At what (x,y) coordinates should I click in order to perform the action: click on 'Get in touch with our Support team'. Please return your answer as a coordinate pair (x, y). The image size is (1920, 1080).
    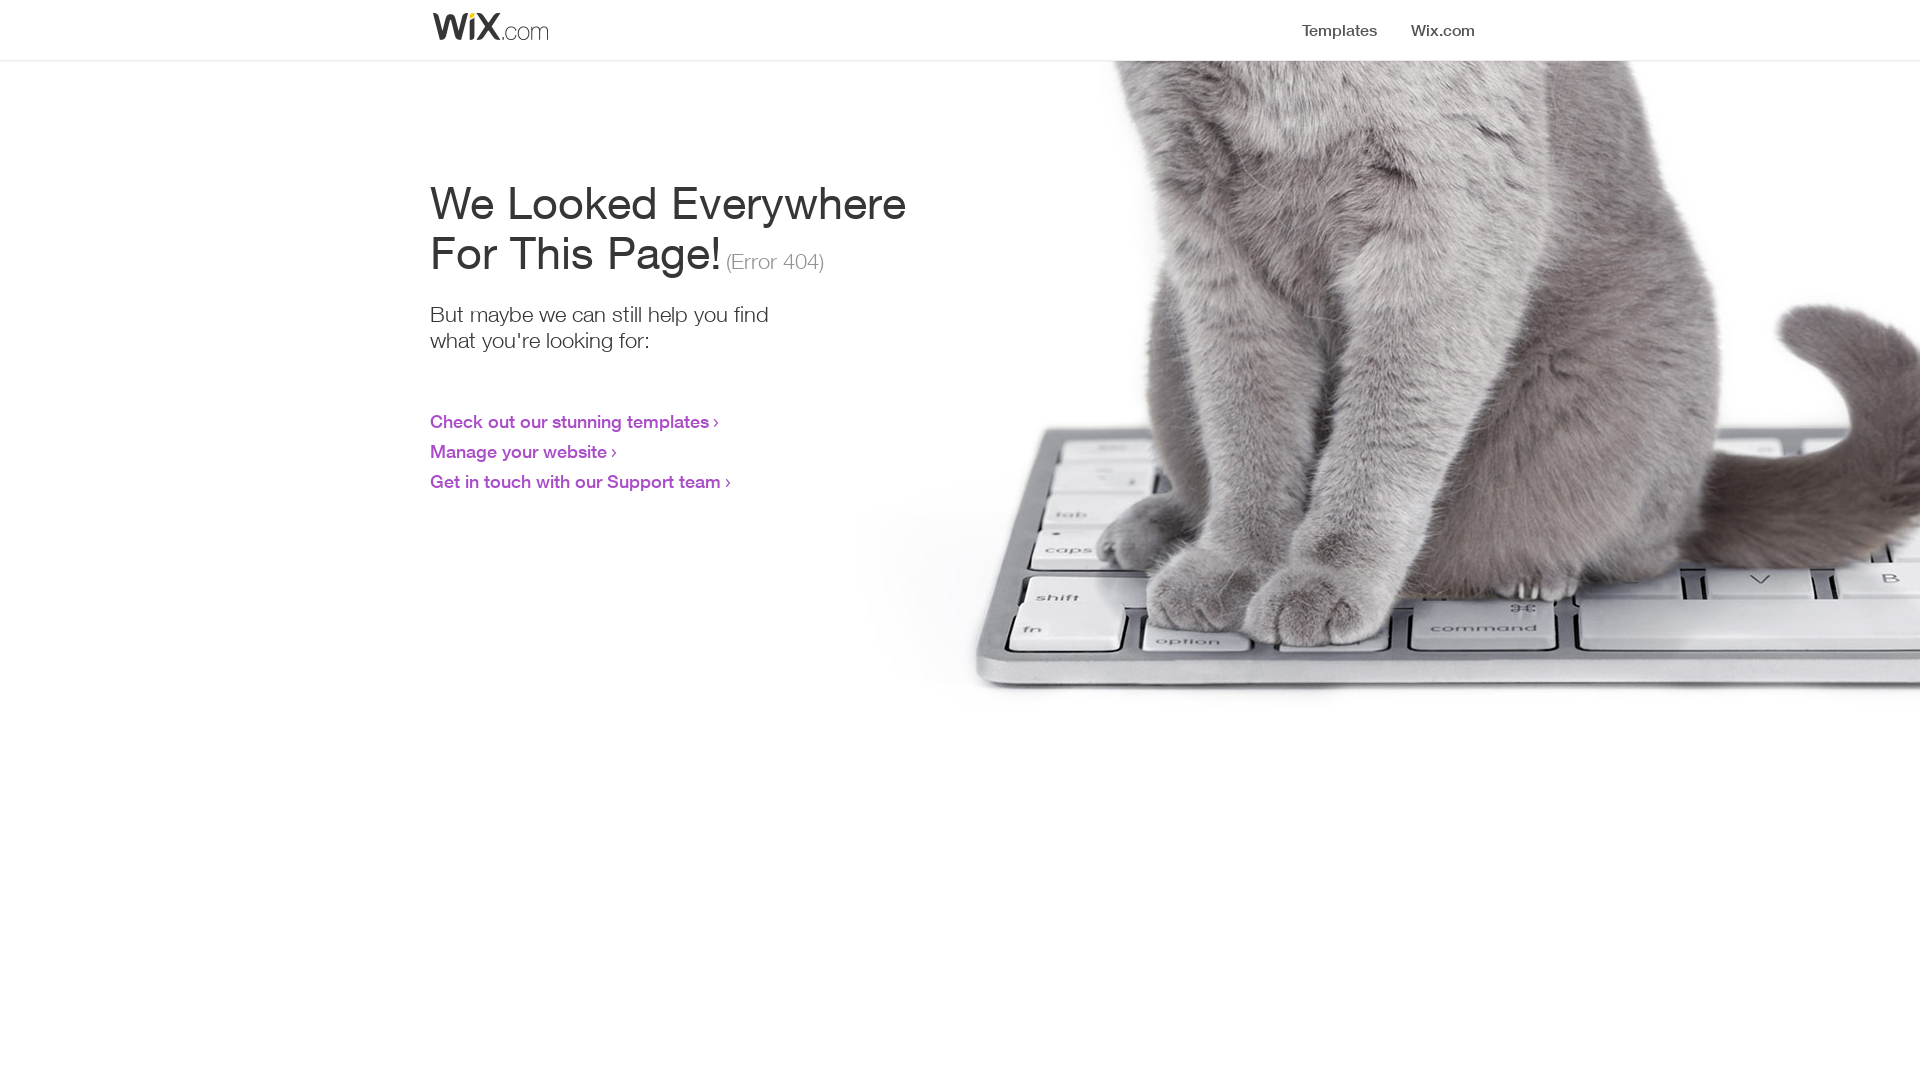
    Looking at the image, I should click on (574, 481).